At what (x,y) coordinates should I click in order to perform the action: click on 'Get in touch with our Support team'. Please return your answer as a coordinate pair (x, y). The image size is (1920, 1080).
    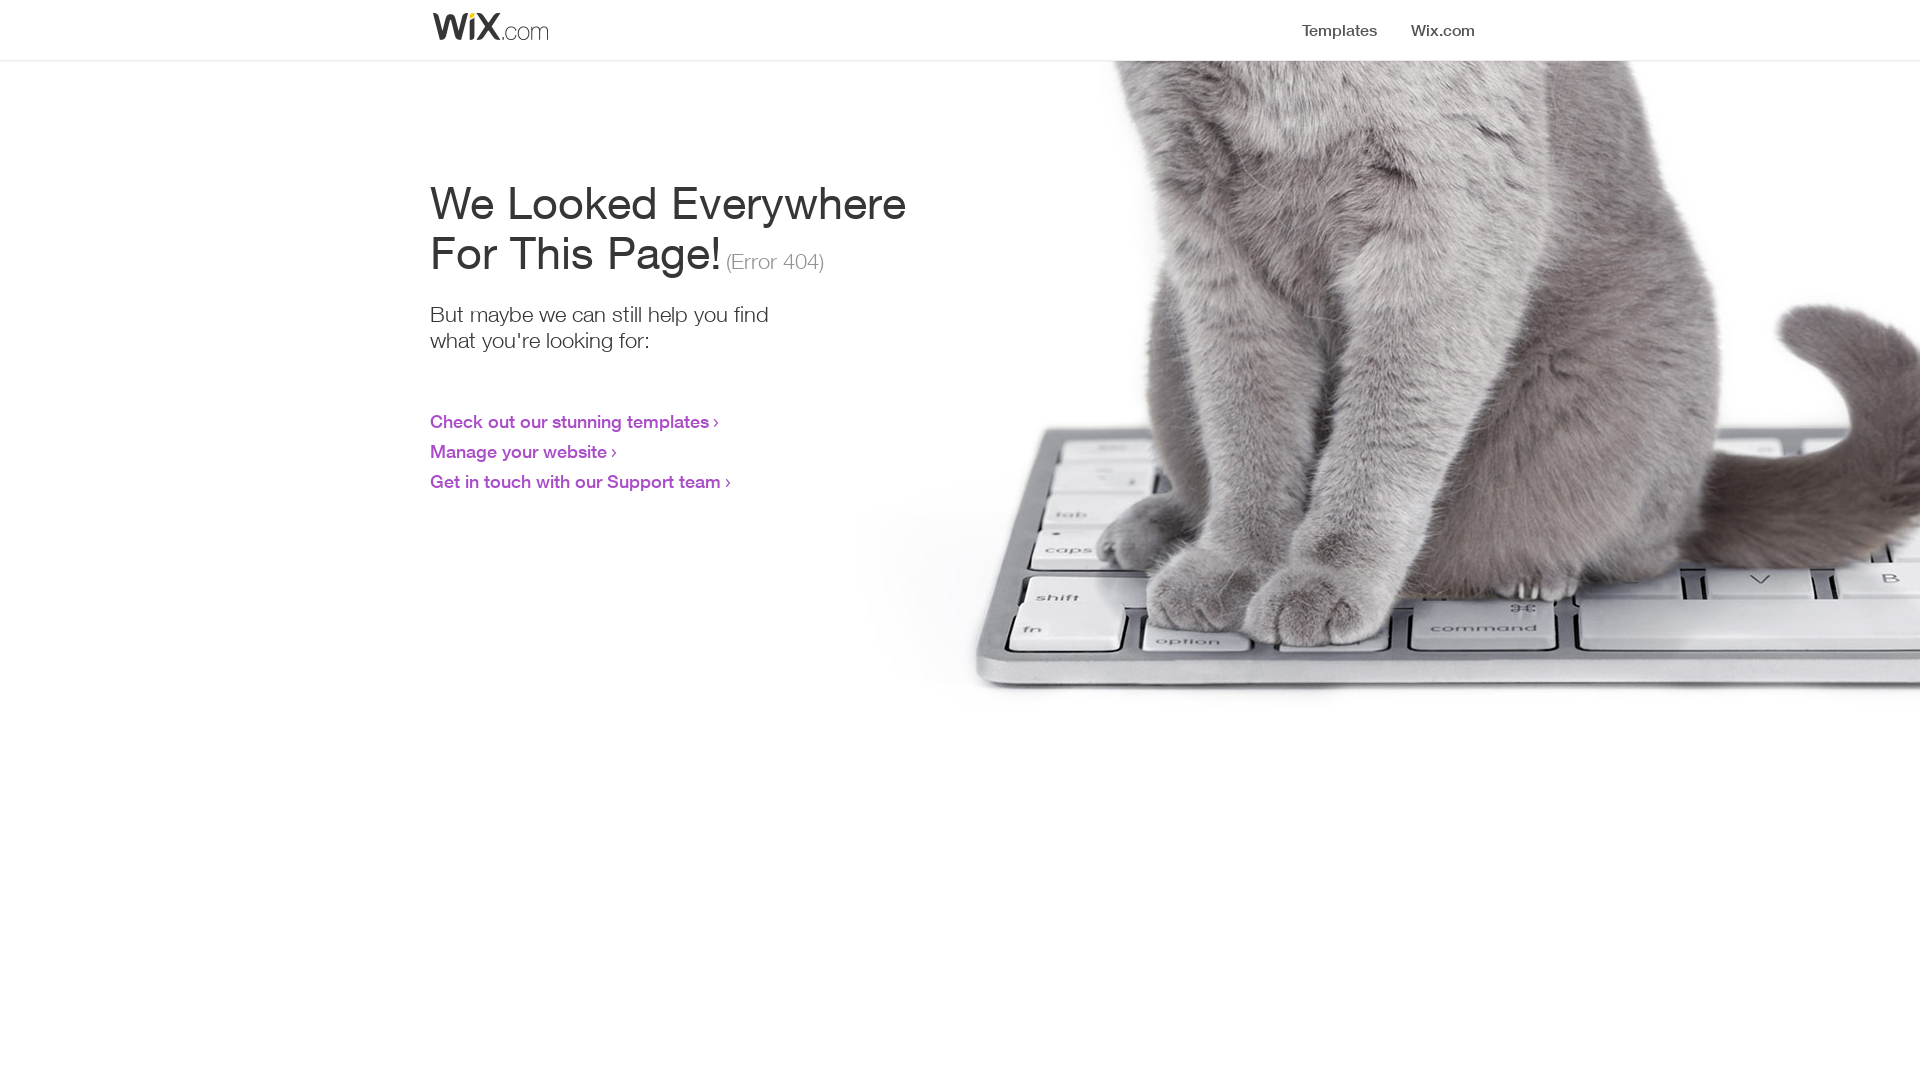
    Looking at the image, I should click on (574, 481).